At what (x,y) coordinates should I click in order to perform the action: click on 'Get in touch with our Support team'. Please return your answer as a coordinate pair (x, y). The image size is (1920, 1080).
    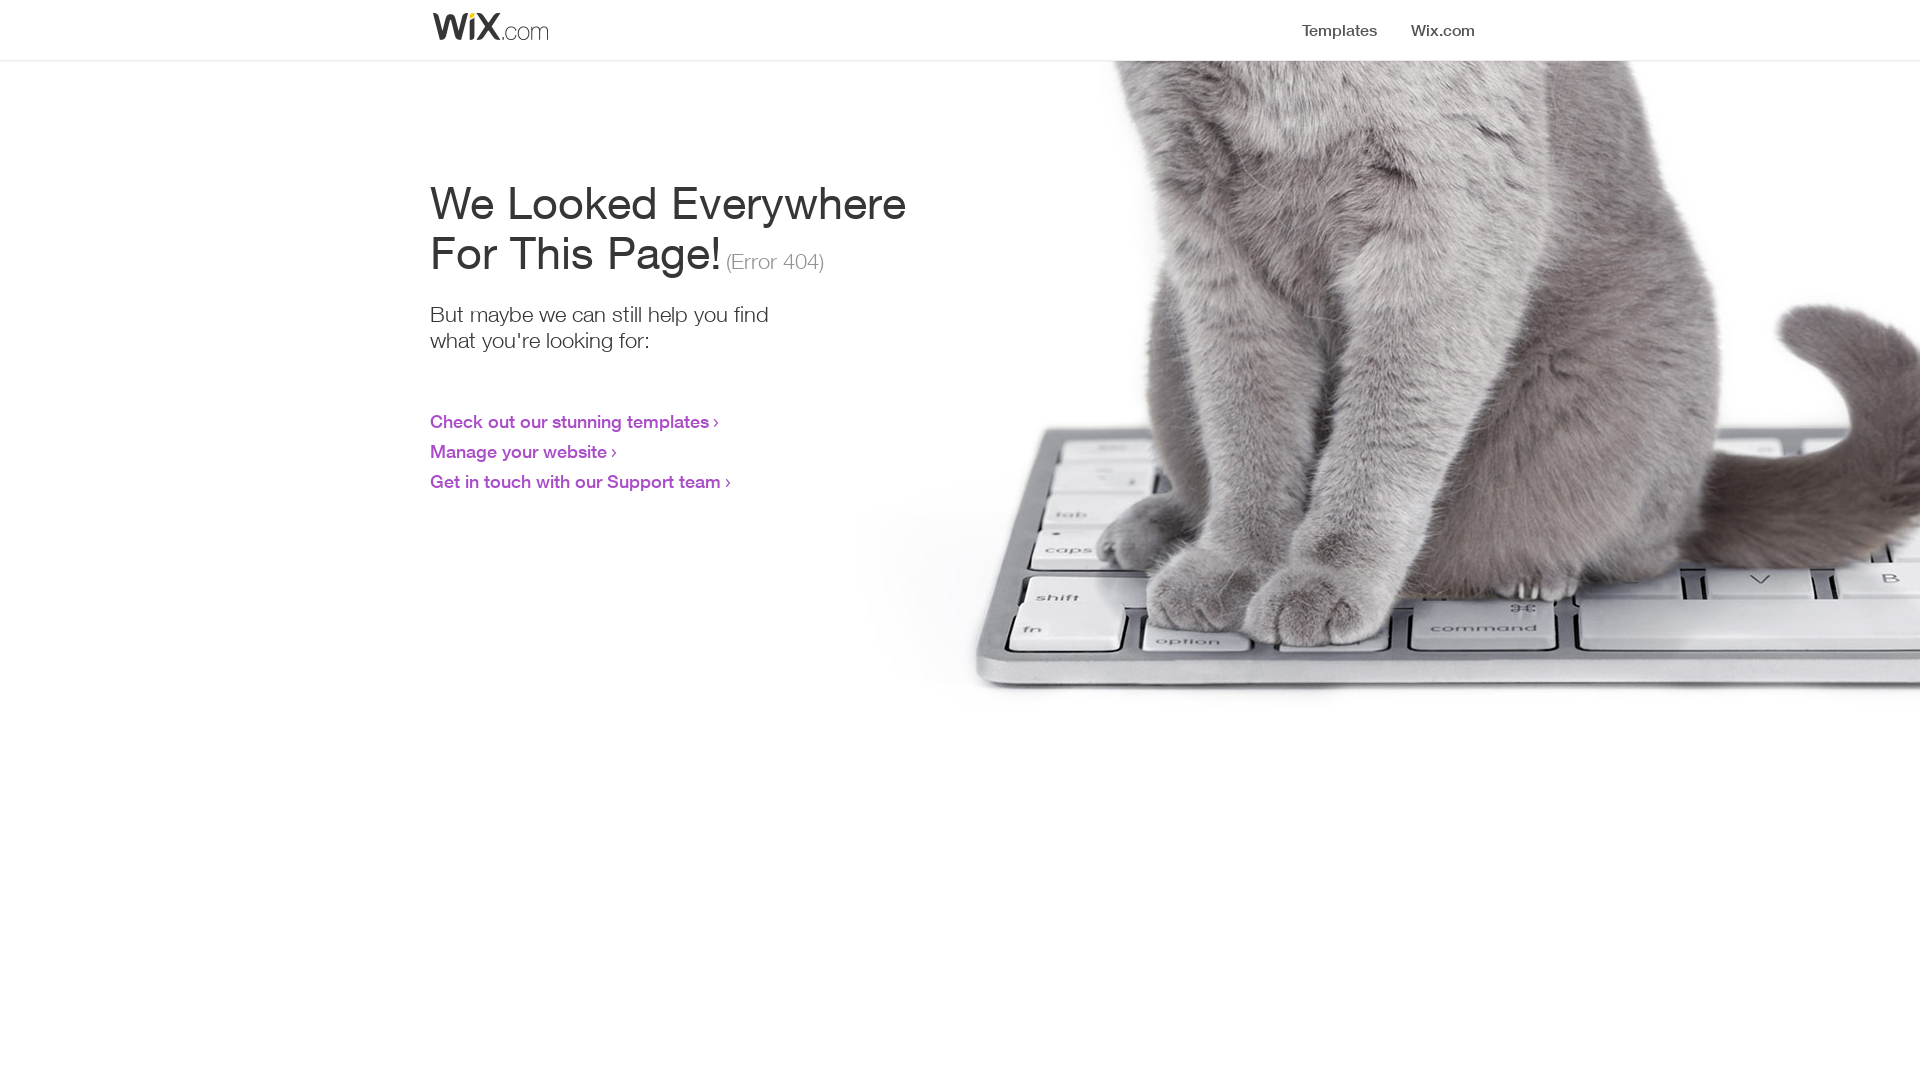
    Looking at the image, I should click on (574, 481).